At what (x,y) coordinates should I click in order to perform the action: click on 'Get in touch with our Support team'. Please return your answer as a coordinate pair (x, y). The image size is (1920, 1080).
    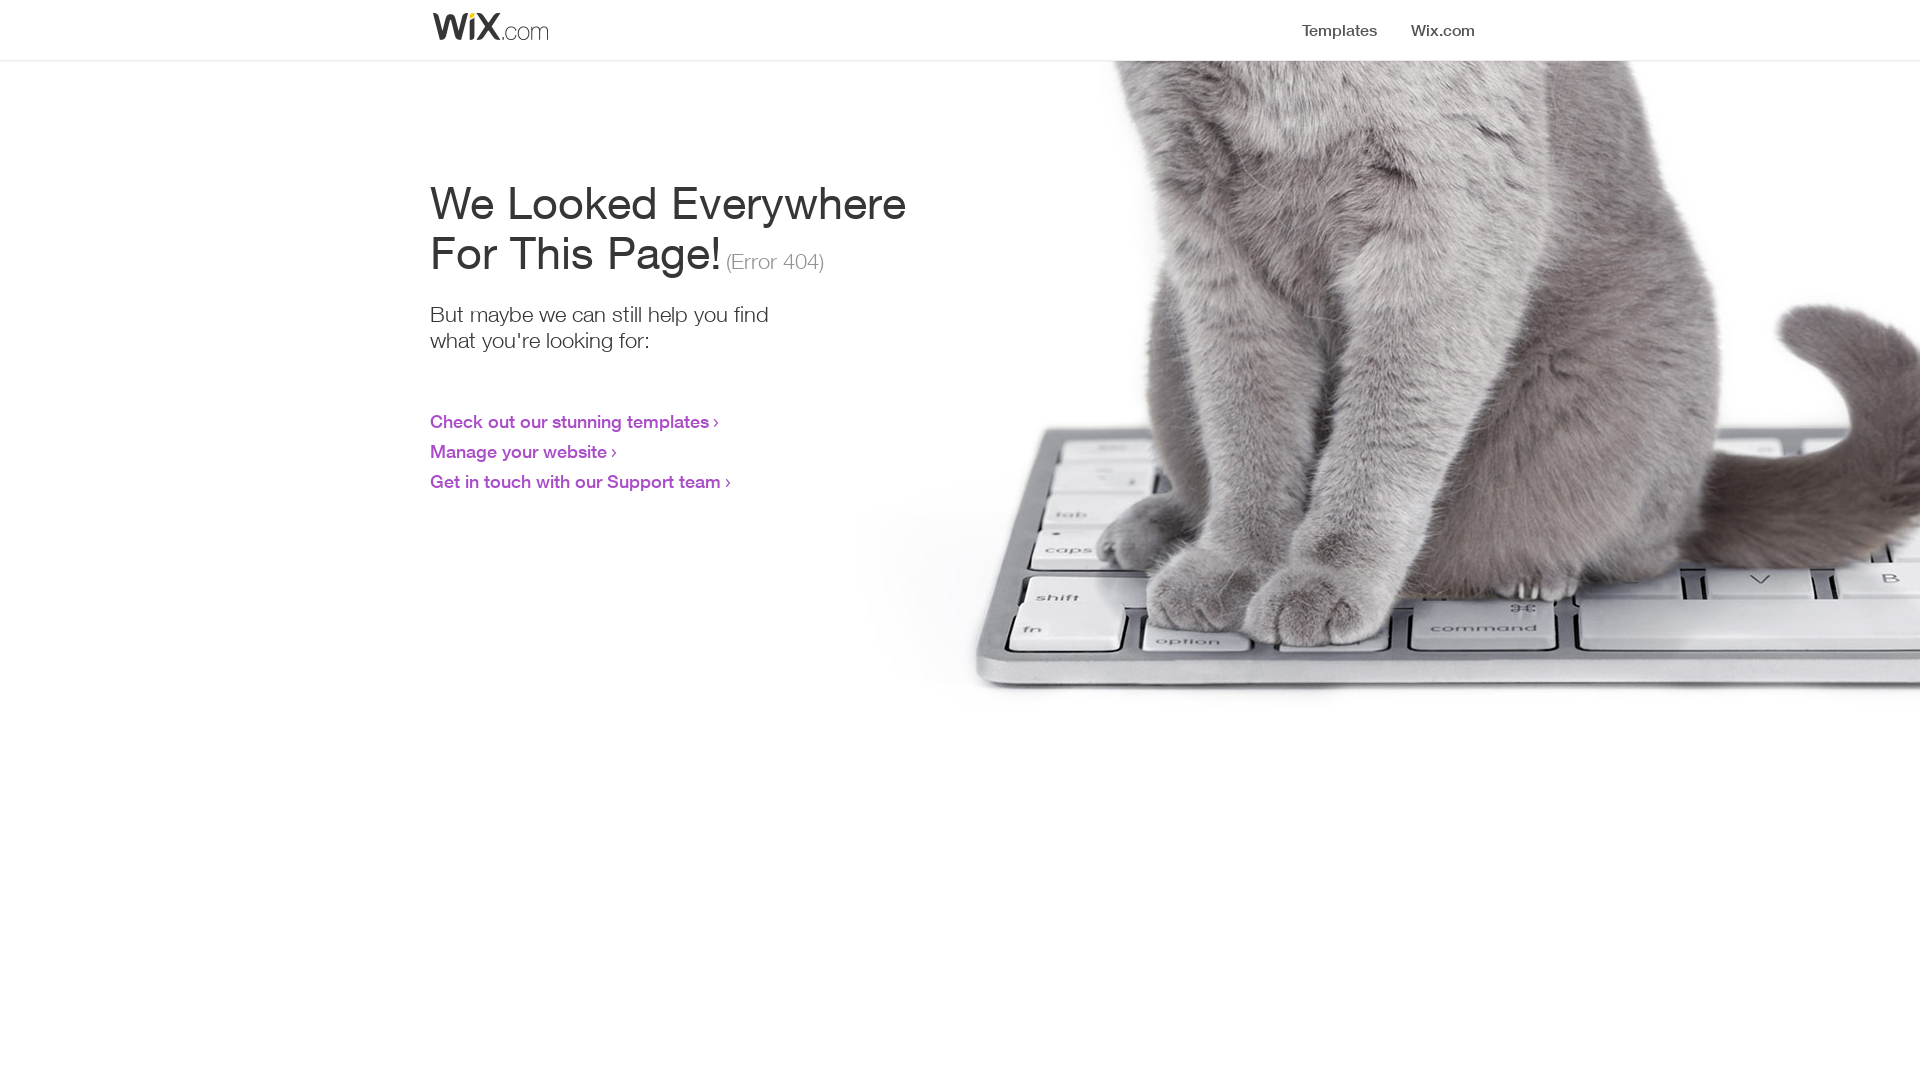
    Looking at the image, I should click on (574, 481).